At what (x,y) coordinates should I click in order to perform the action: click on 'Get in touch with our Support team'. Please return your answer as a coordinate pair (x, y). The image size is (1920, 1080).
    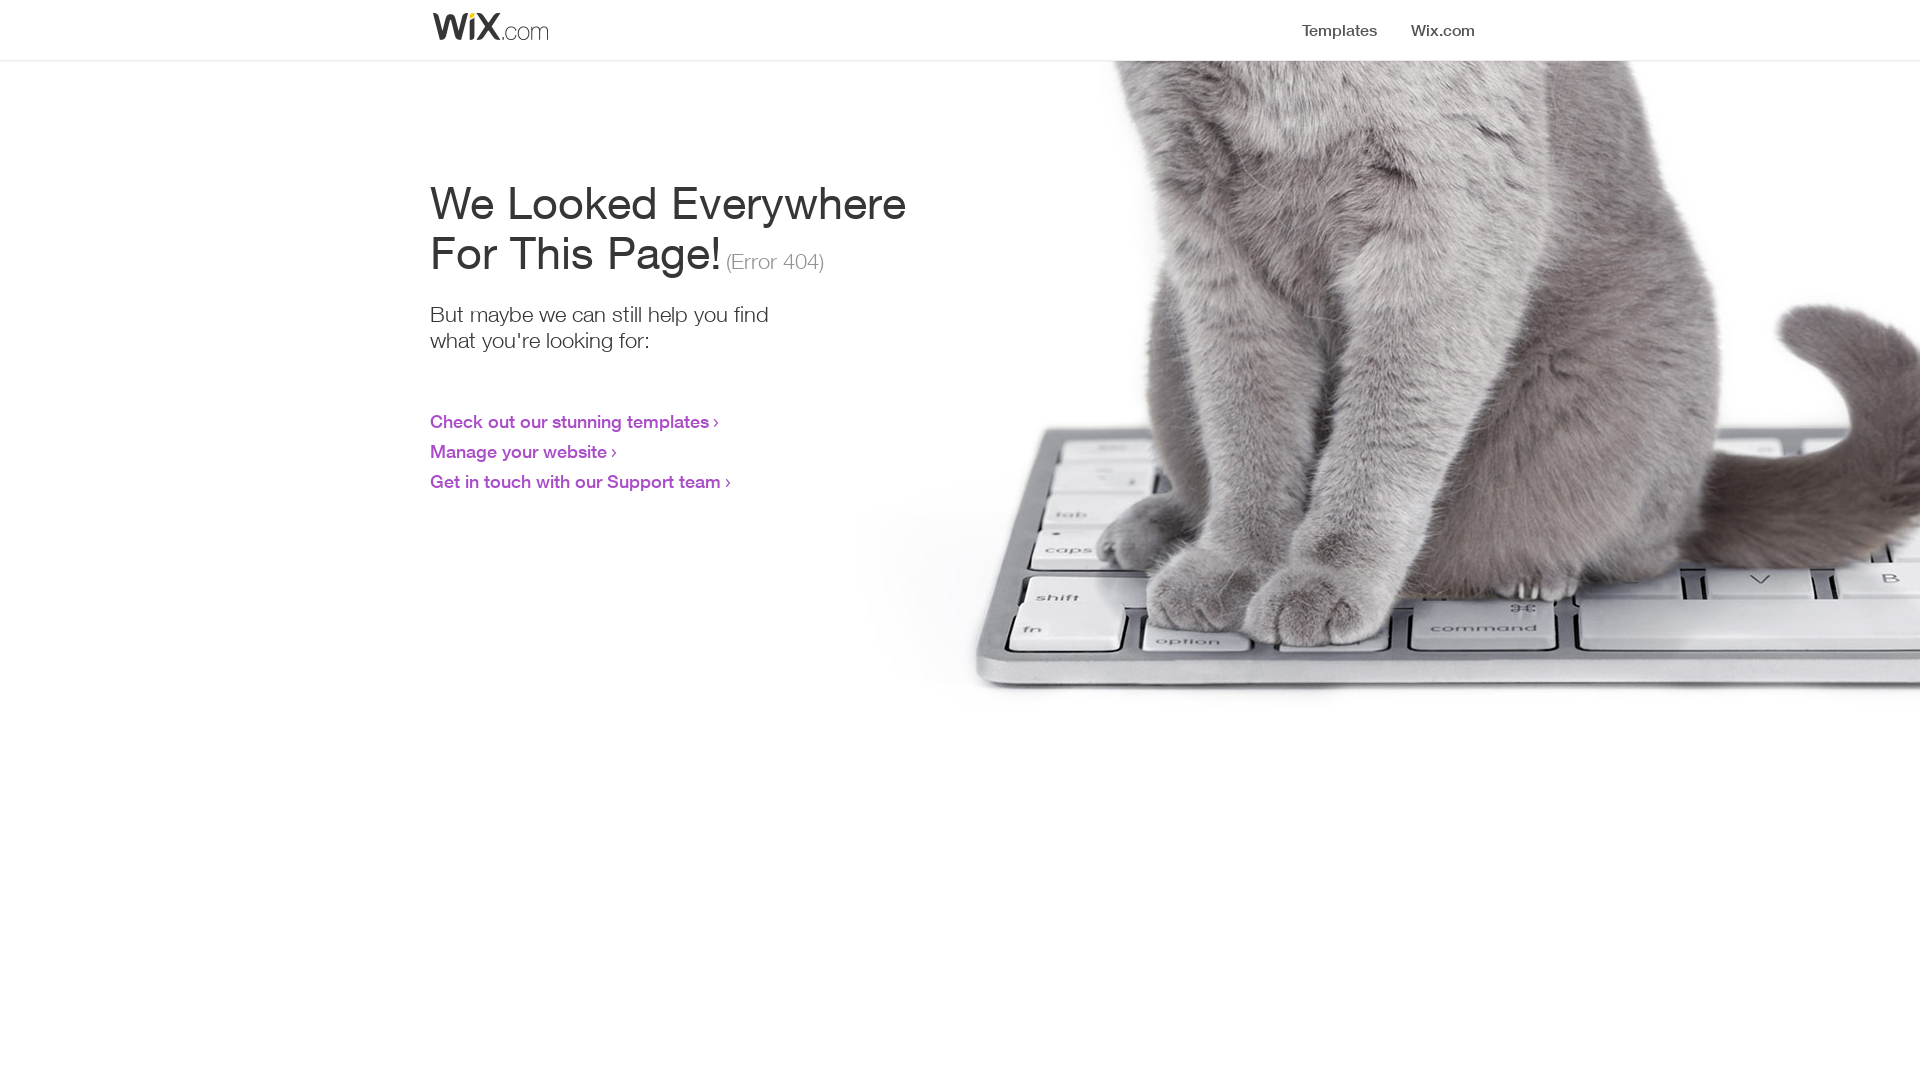
    Looking at the image, I should click on (574, 481).